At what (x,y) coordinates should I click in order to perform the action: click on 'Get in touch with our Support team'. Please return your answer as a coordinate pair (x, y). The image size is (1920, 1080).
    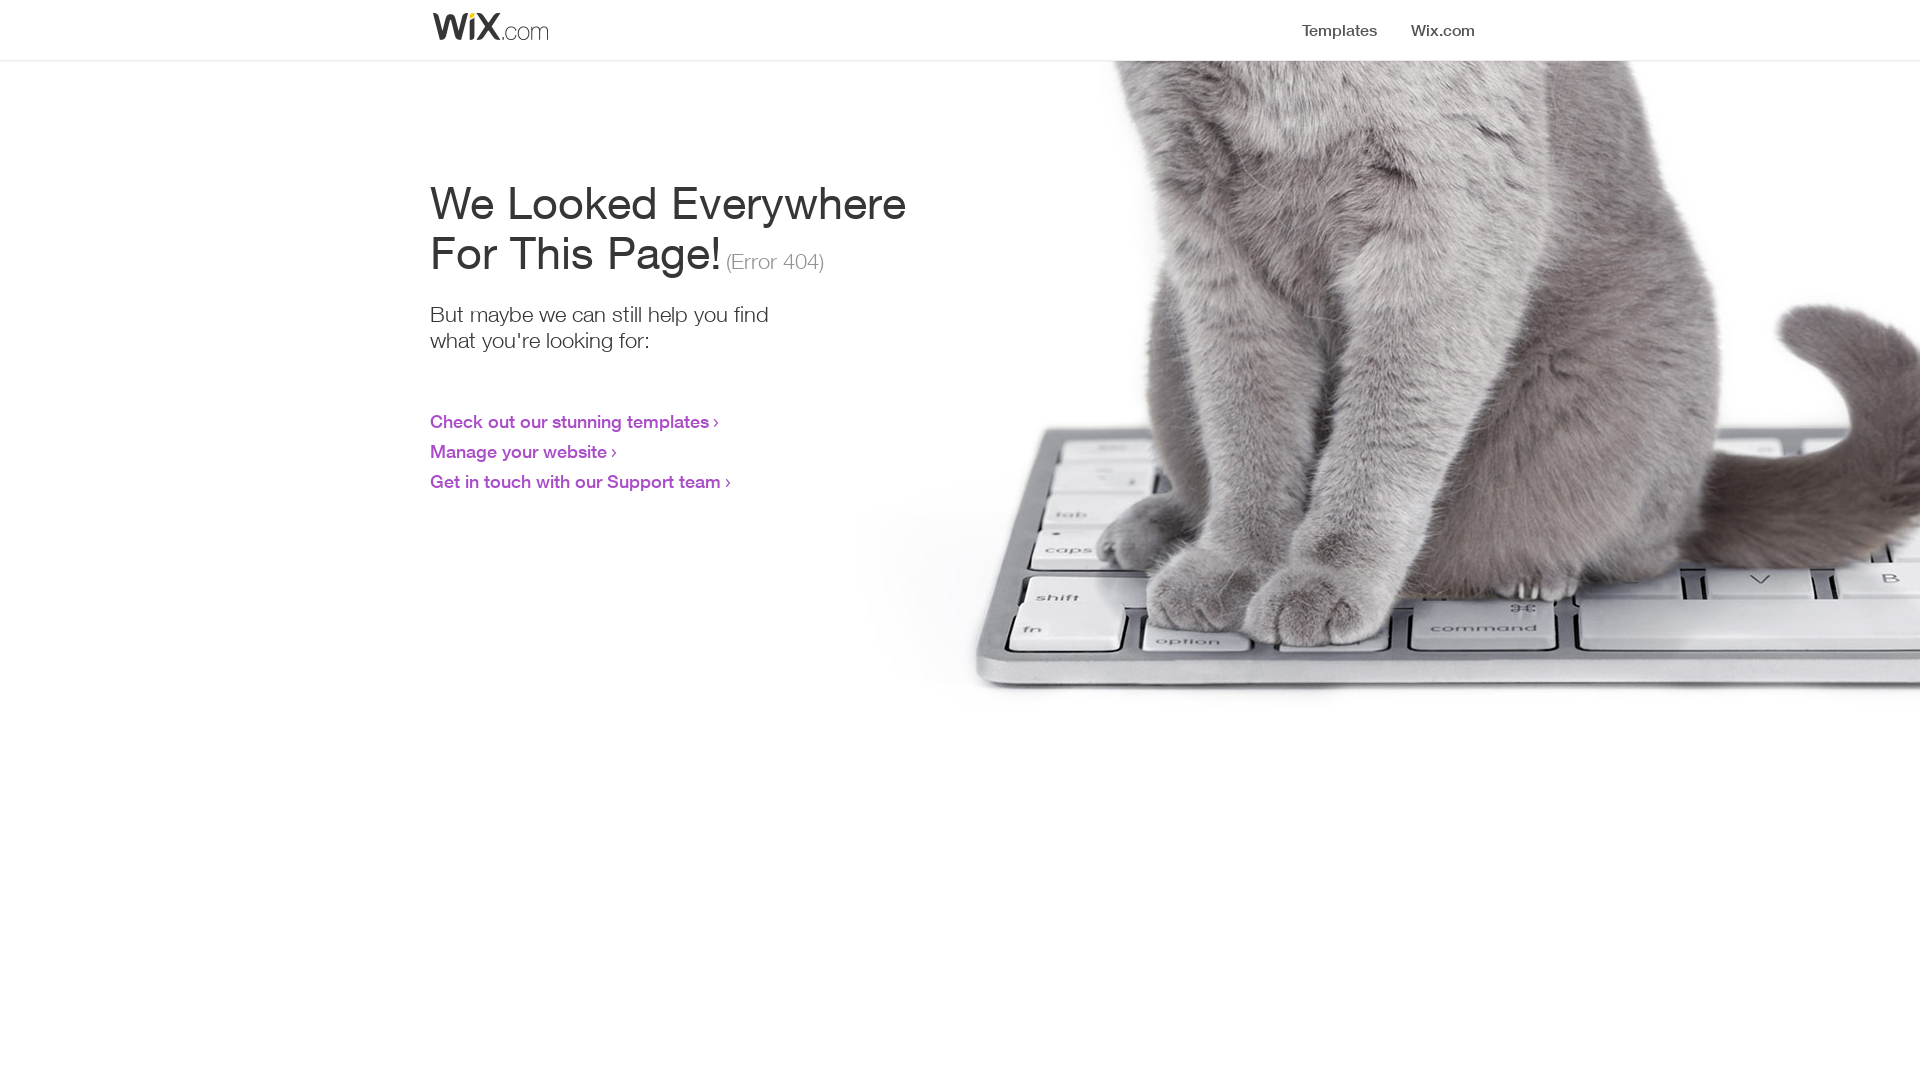
    Looking at the image, I should click on (574, 481).